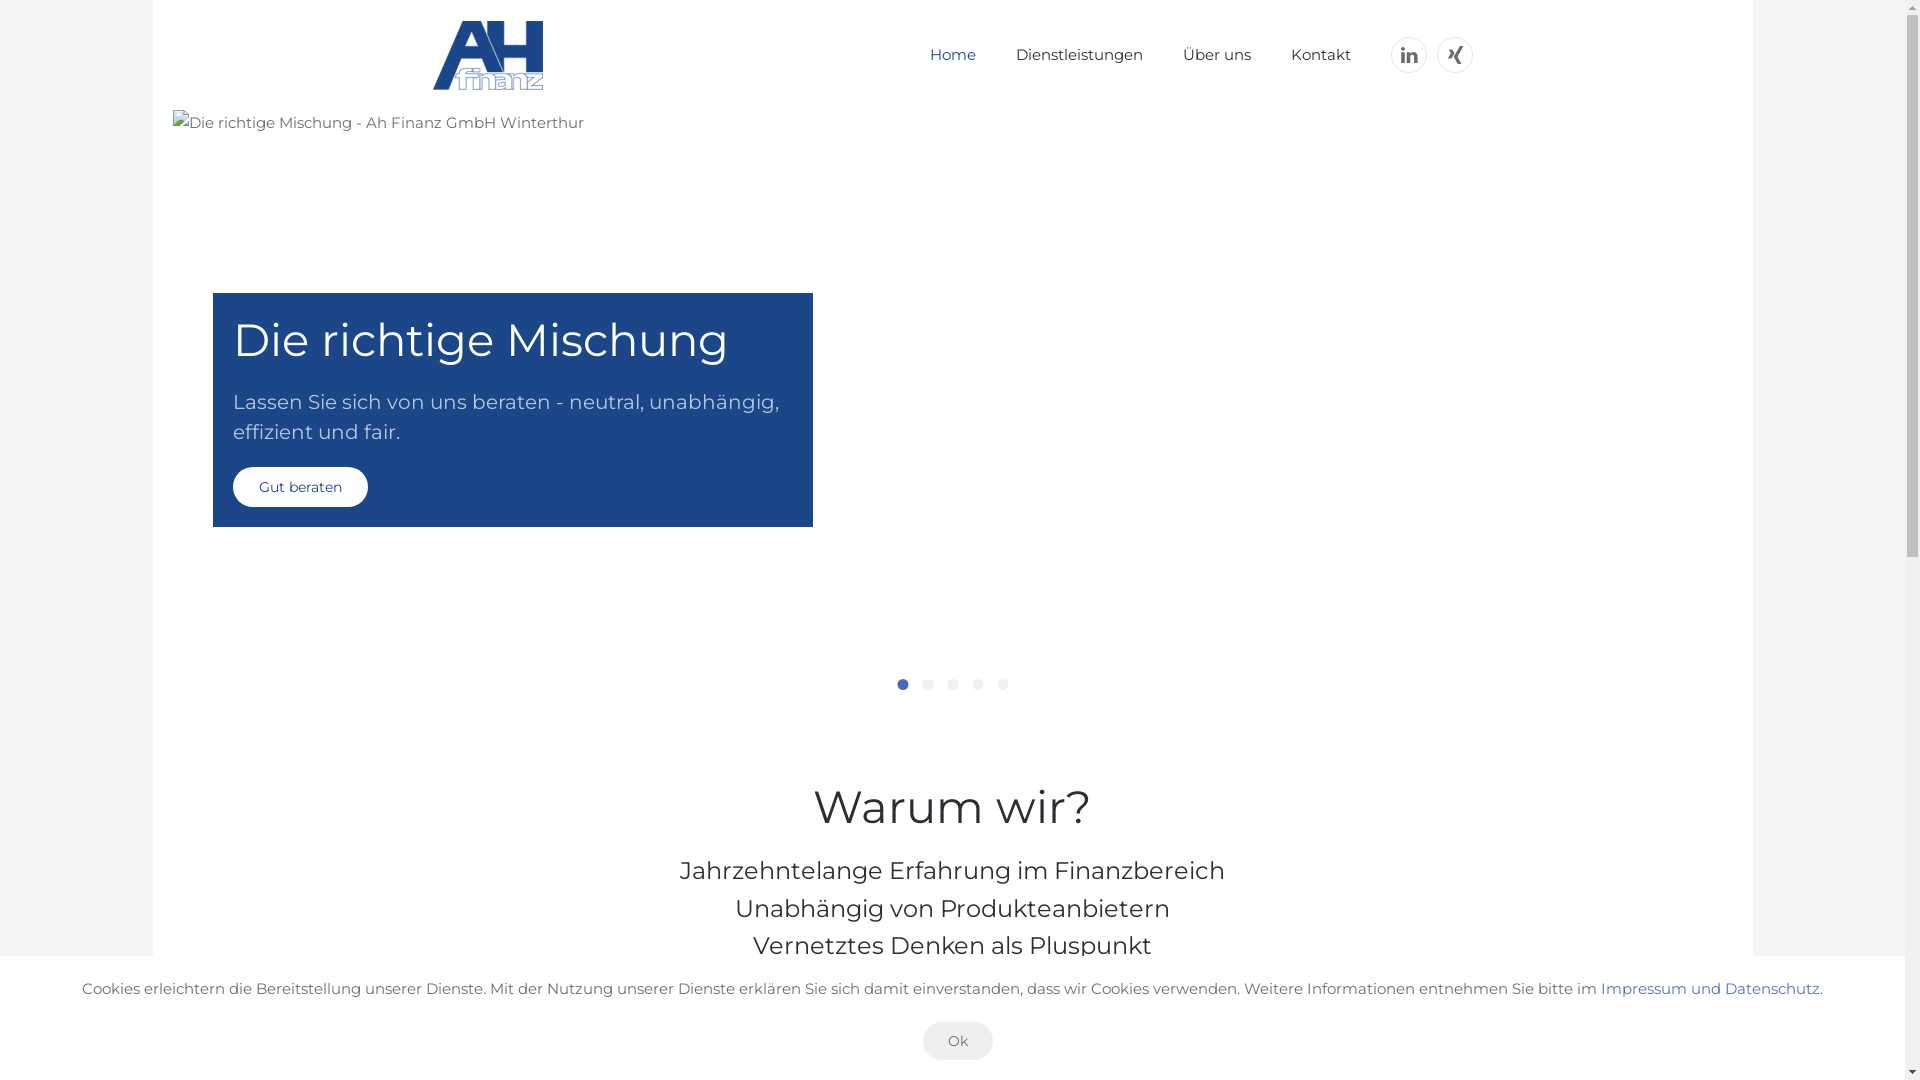  What do you see at coordinates (952, 53) in the screenshot?
I see `'Home'` at bounding box center [952, 53].